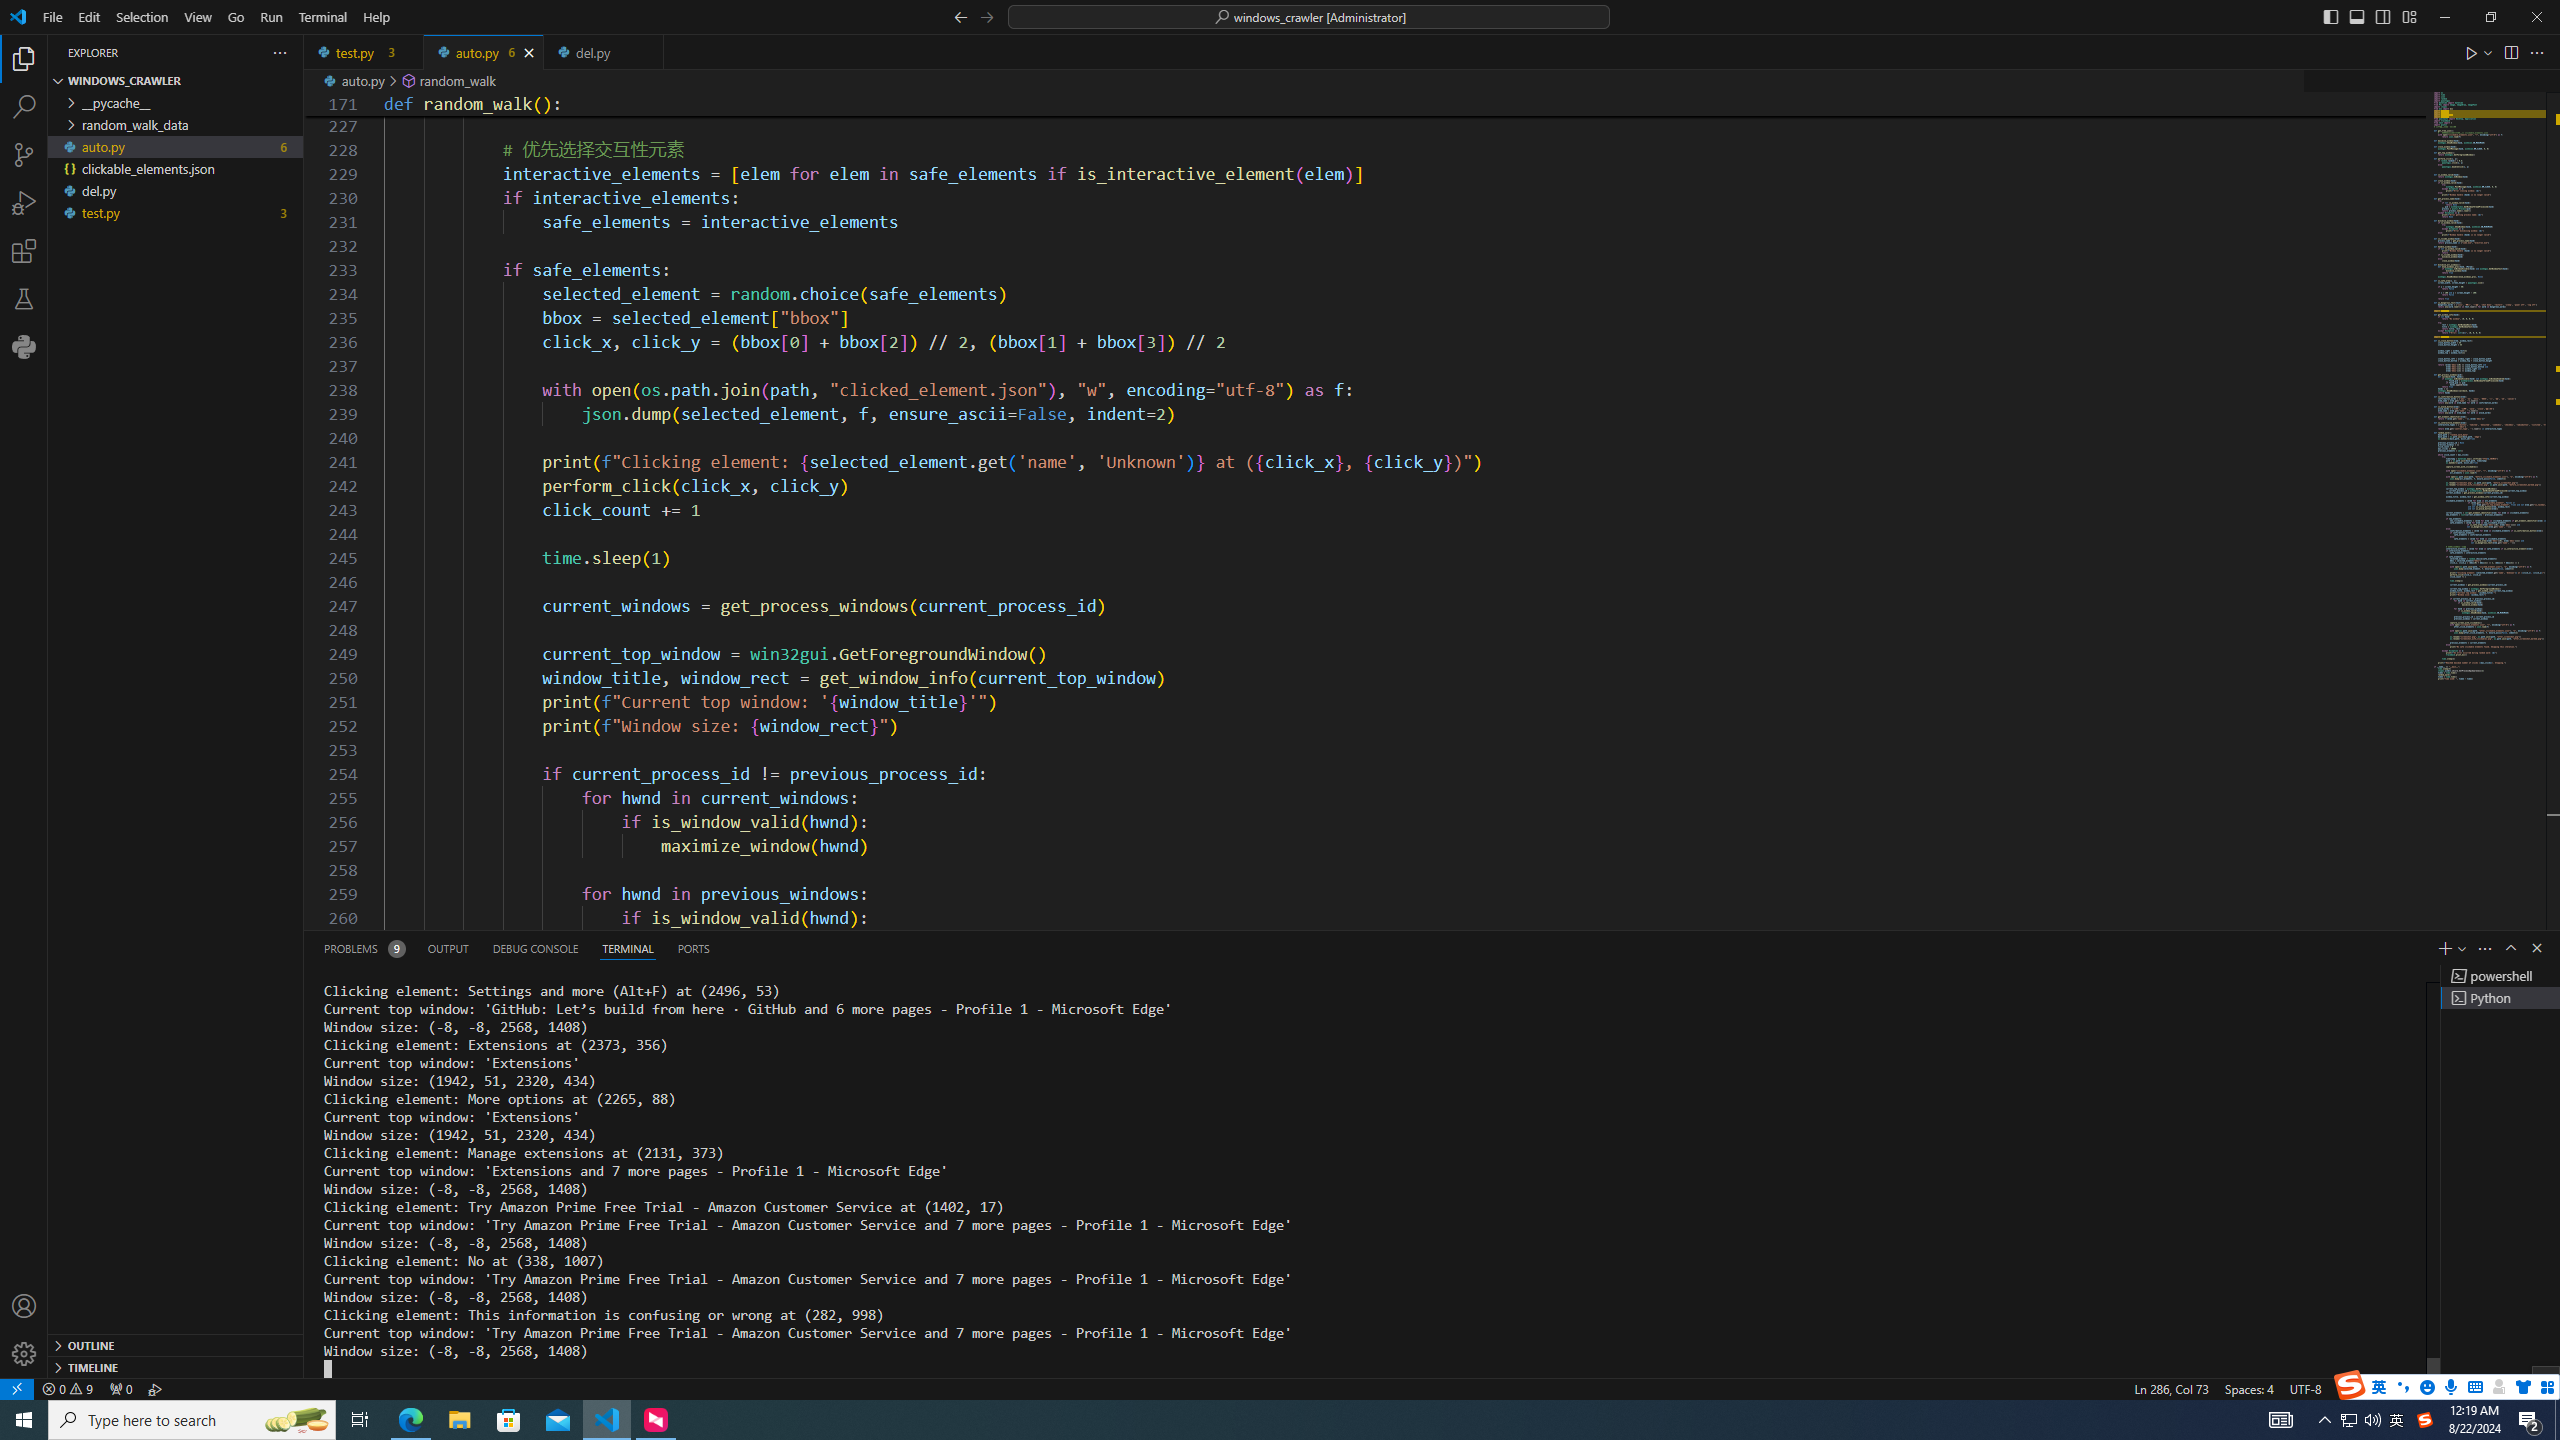  I want to click on 'Tab actions', so click(648, 51).